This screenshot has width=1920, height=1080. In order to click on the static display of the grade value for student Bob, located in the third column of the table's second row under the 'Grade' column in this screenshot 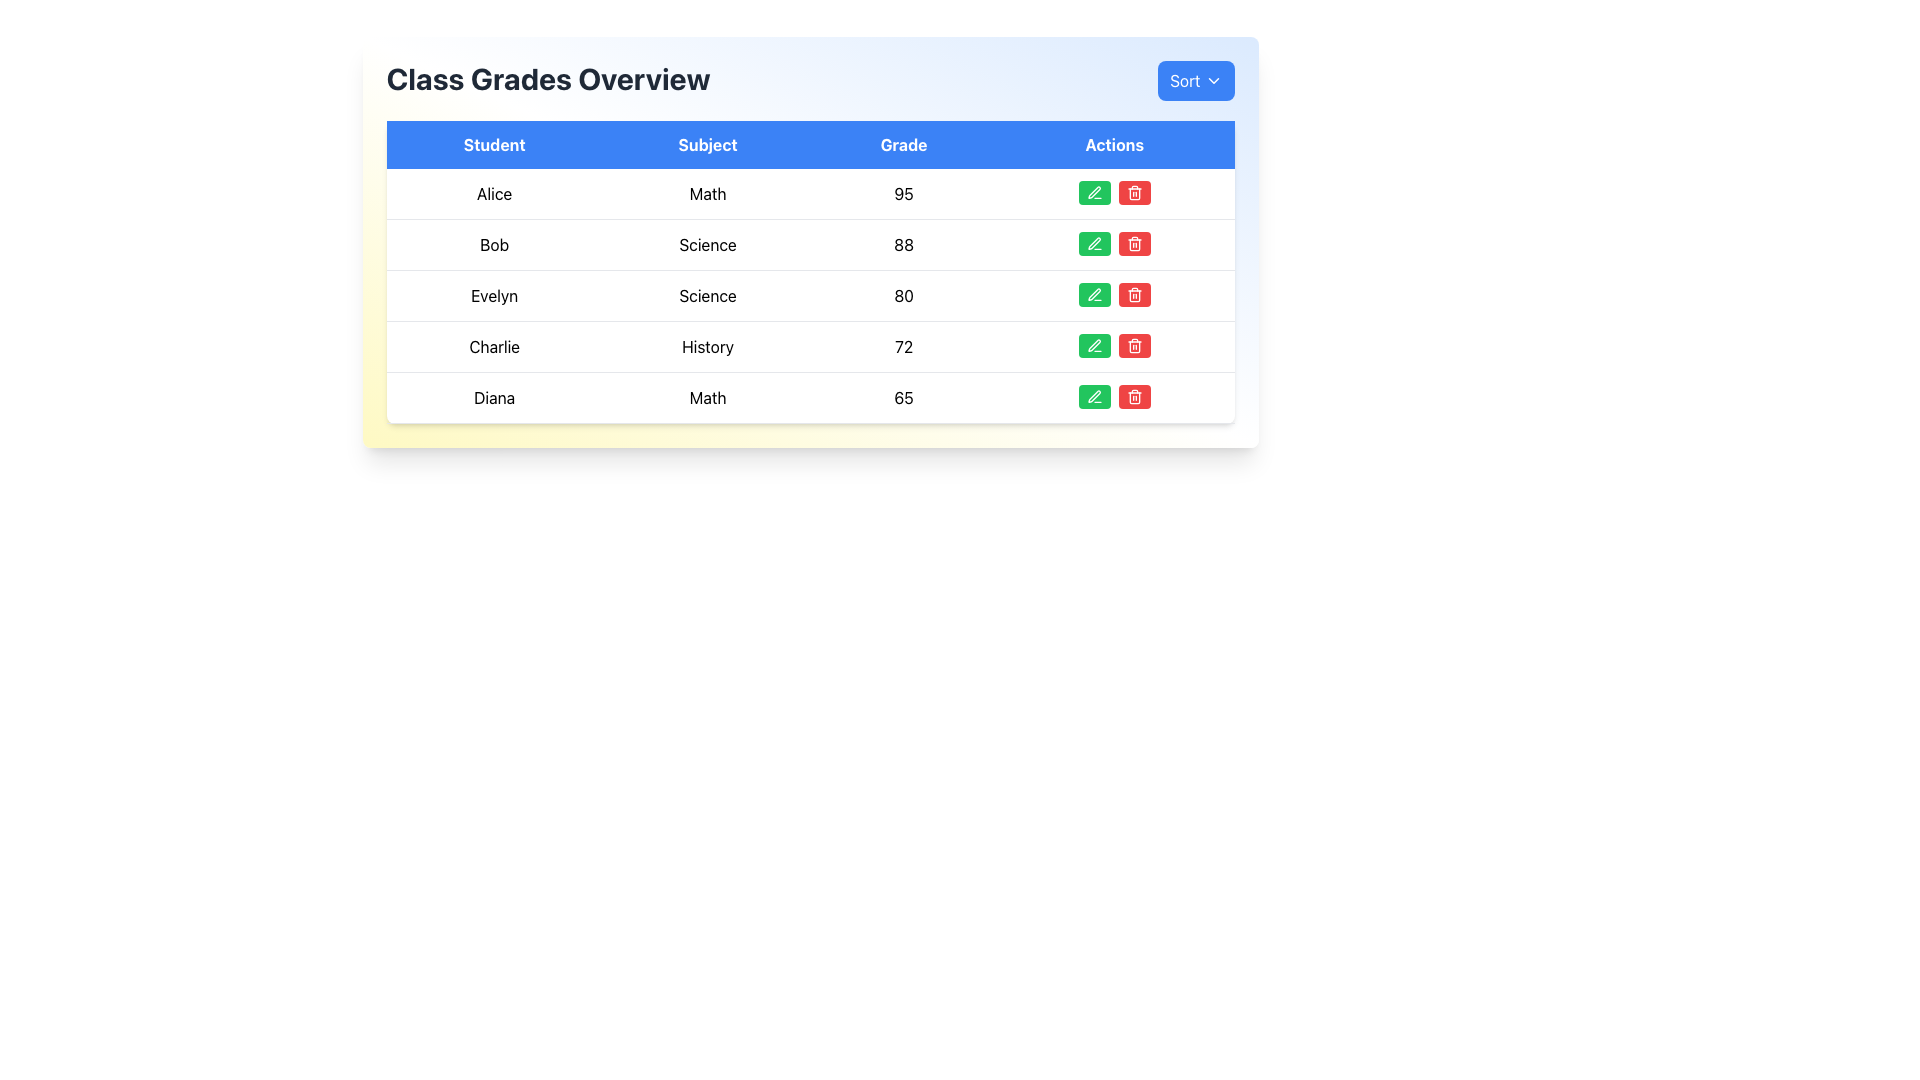, I will do `click(903, 244)`.